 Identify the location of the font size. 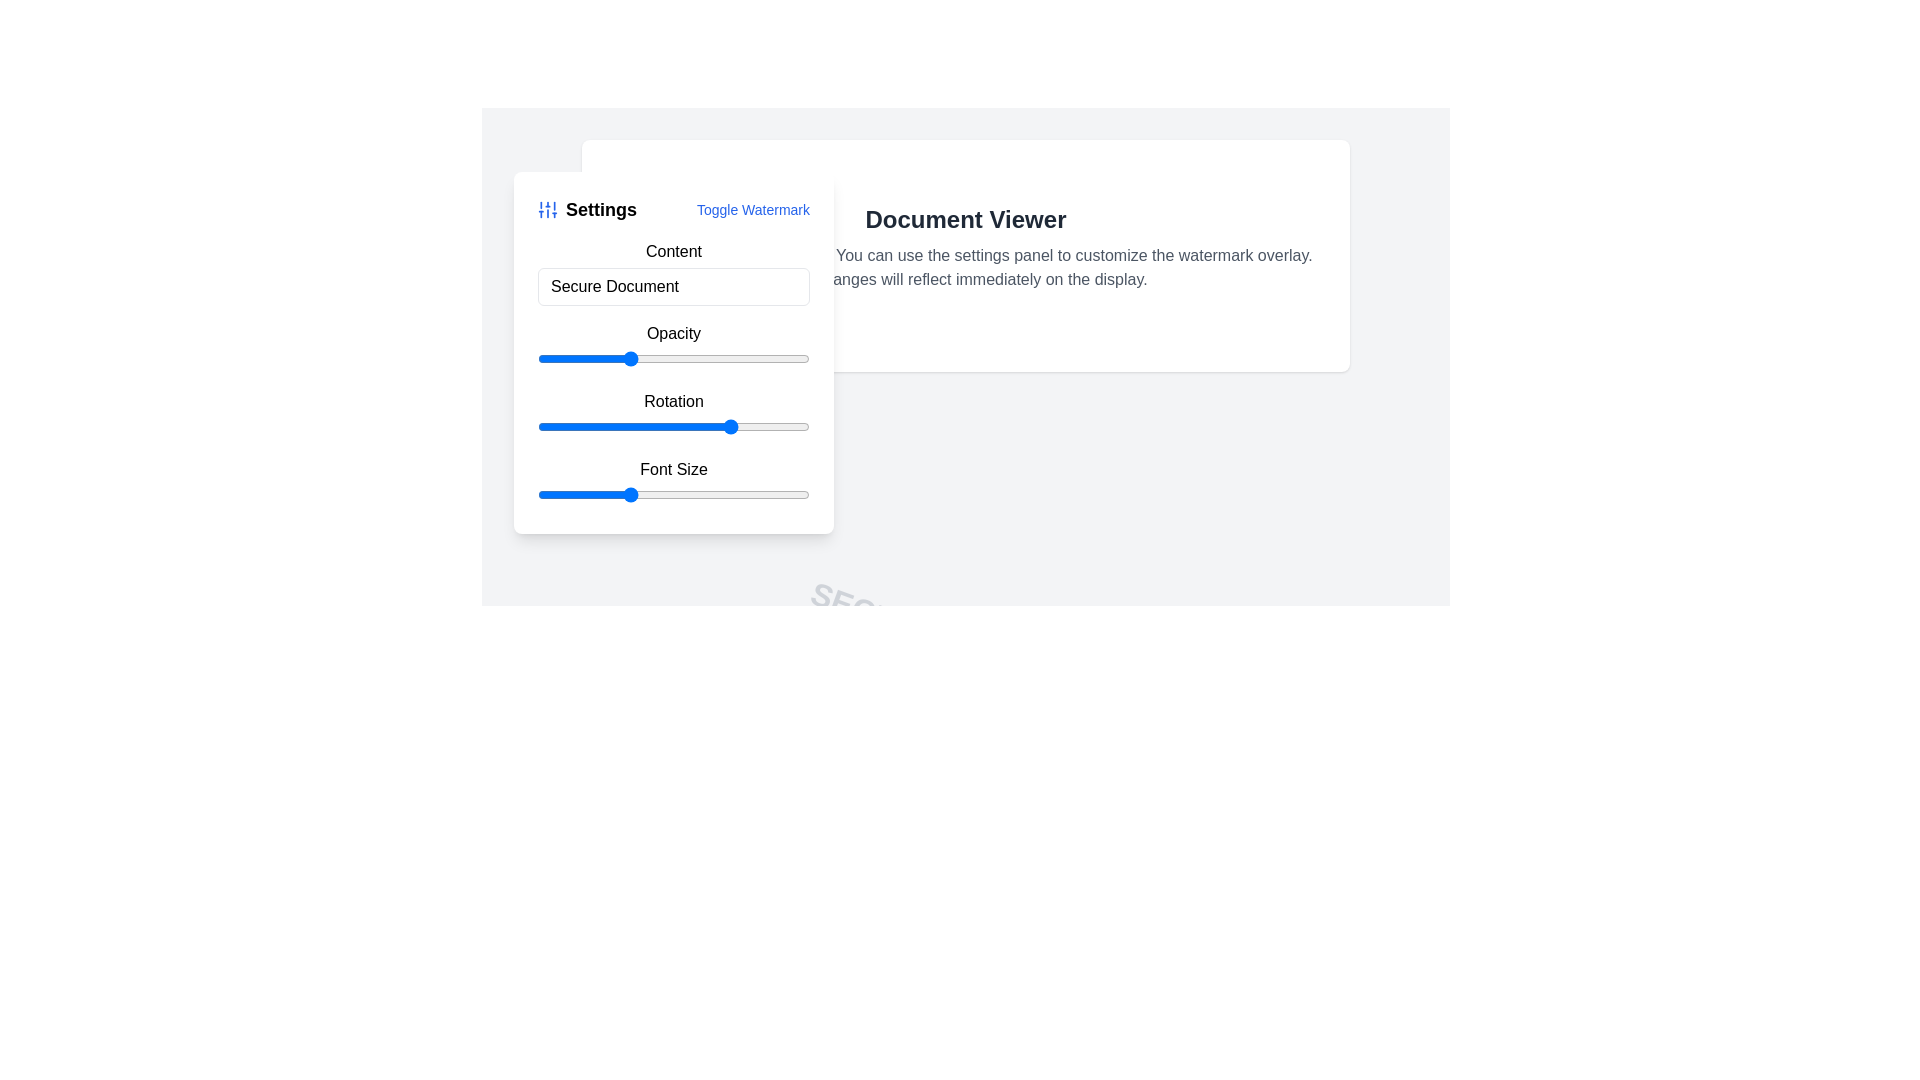
(780, 494).